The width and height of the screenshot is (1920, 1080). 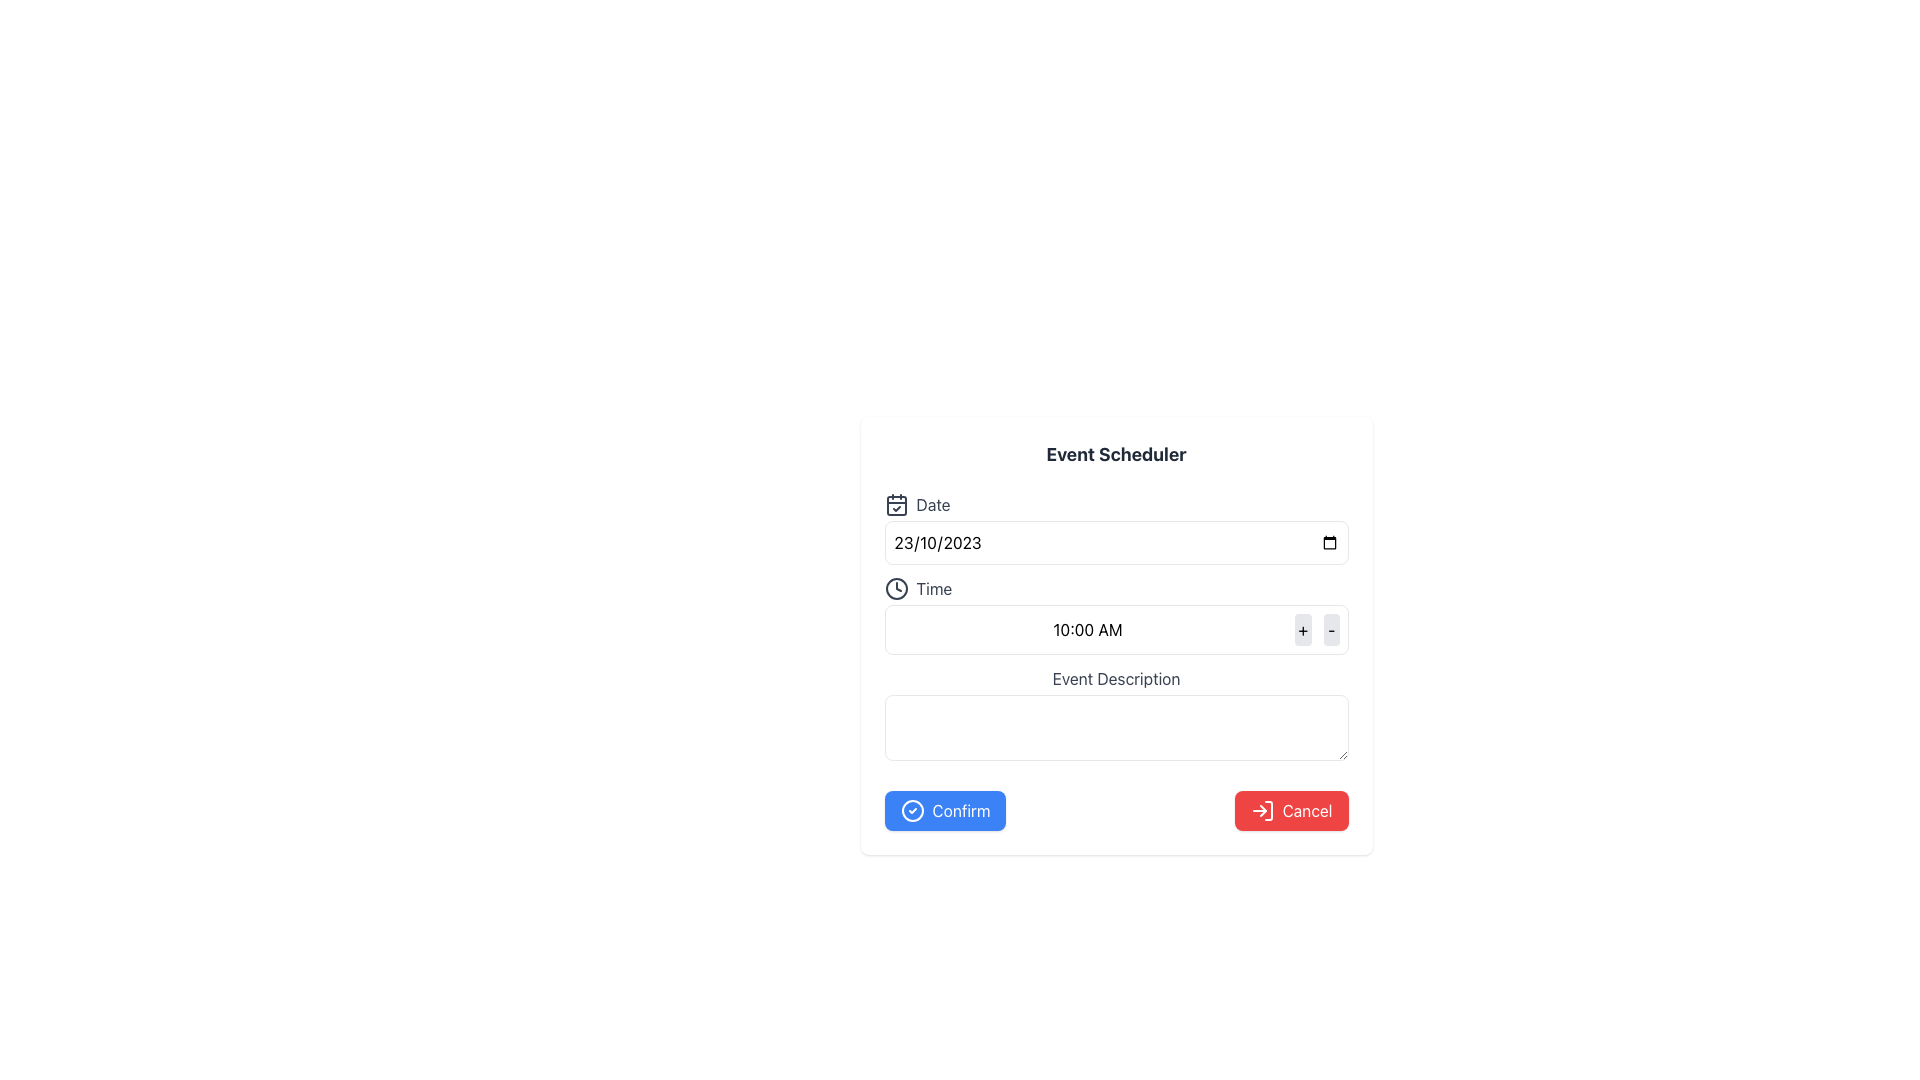 What do you see at coordinates (895, 504) in the screenshot?
I see `the calendar-check icon in the Event Scheduler card, which is located adjacent to the text 'Date'` at bounding box center [895, 504].